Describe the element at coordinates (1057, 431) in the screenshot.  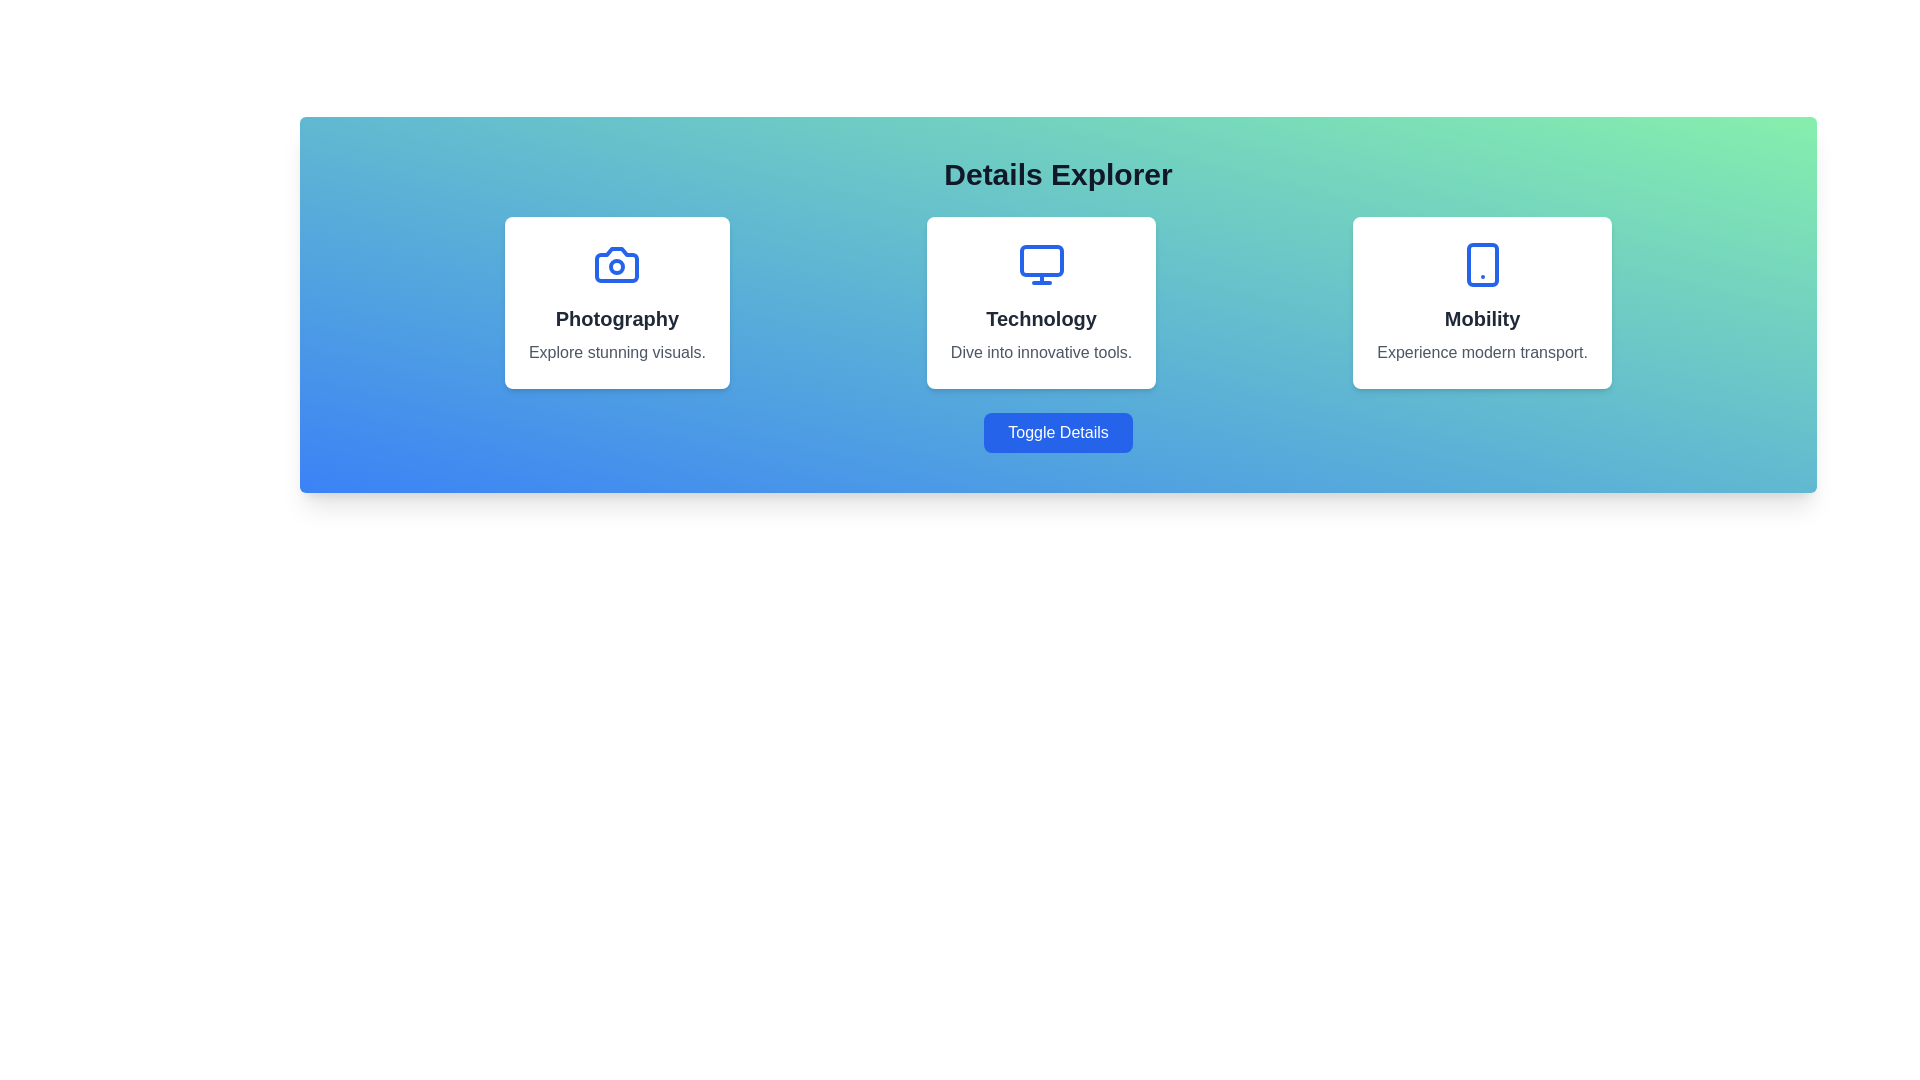
I see `the 'Toggle Details' button, which is a rectangular button with a blue background and white text, located beneath the 'Technology' card in the 'Details Explorer' section` at that location.